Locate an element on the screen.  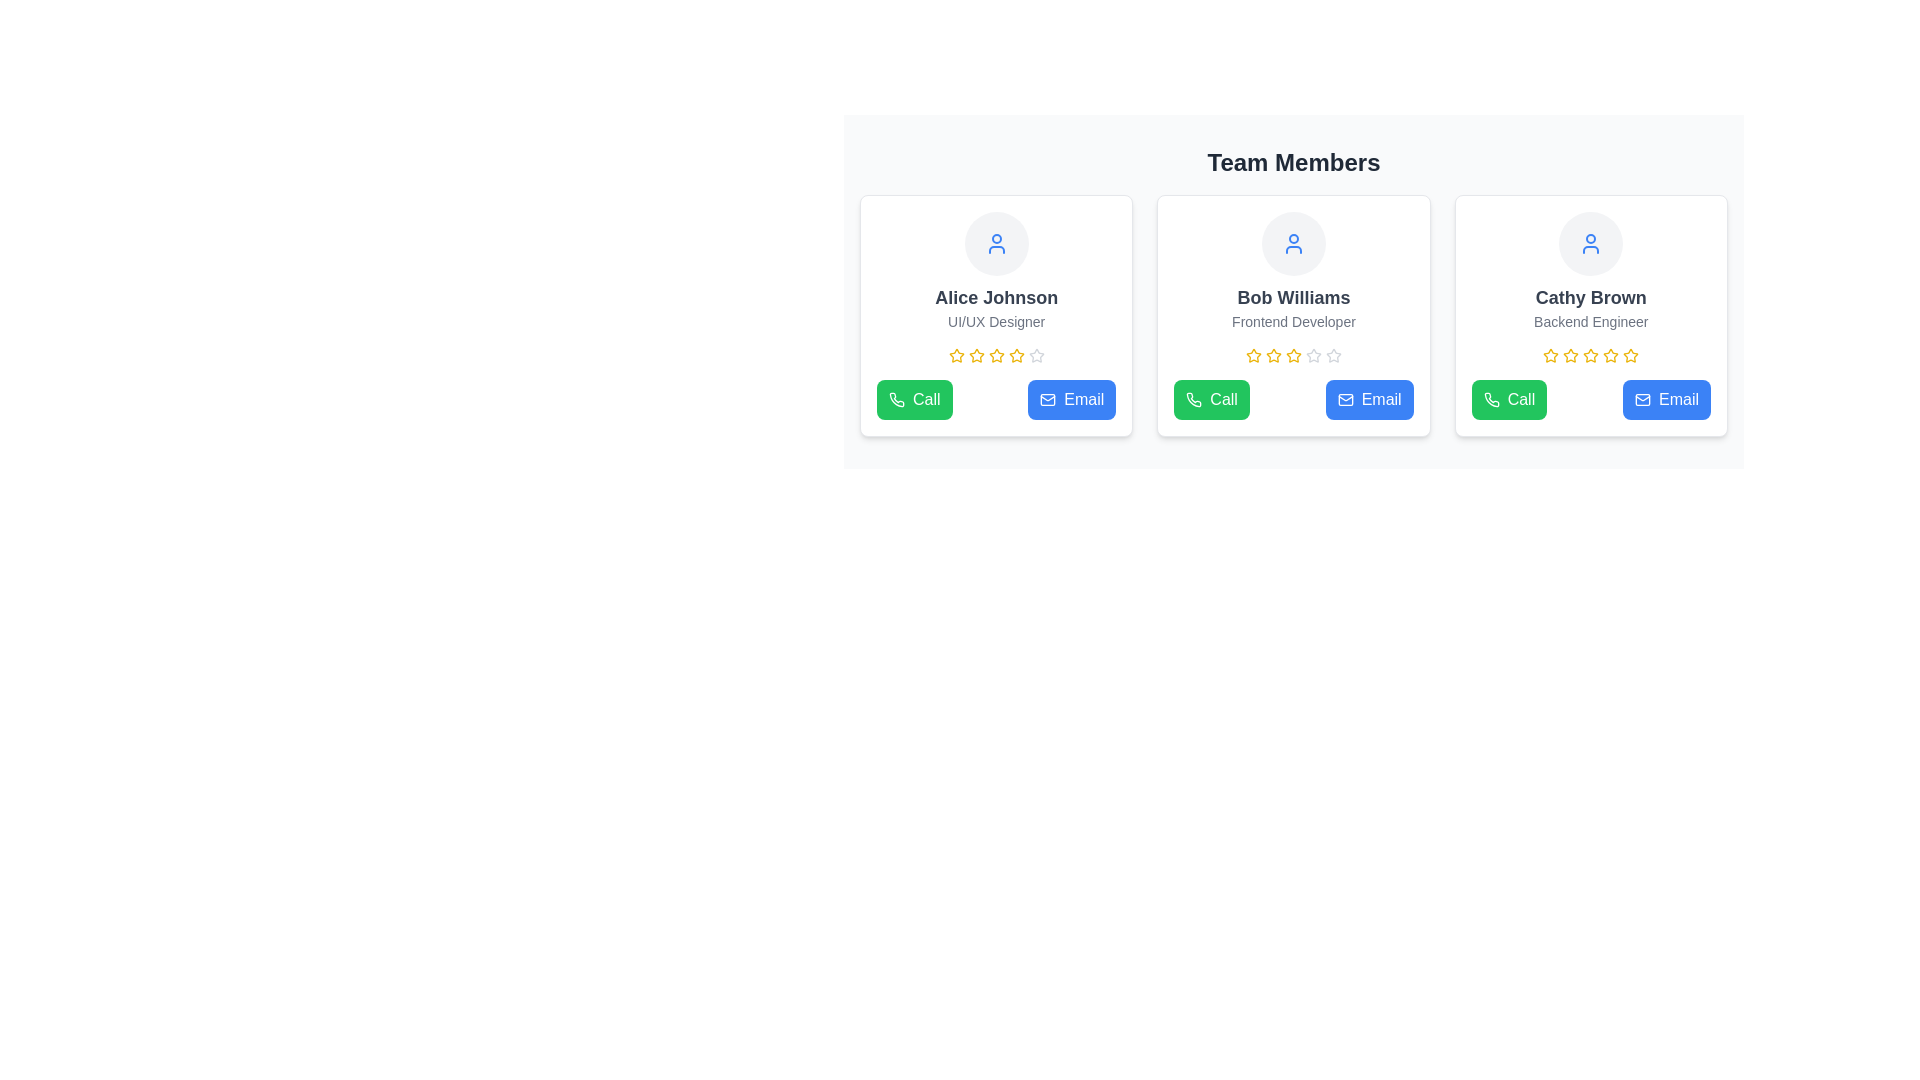
the fifth gray star-shaped icon in the rating system located underneath the 'Bob Williams' profile card in the 'Team Members' section is located at coordinates (1314, 354).